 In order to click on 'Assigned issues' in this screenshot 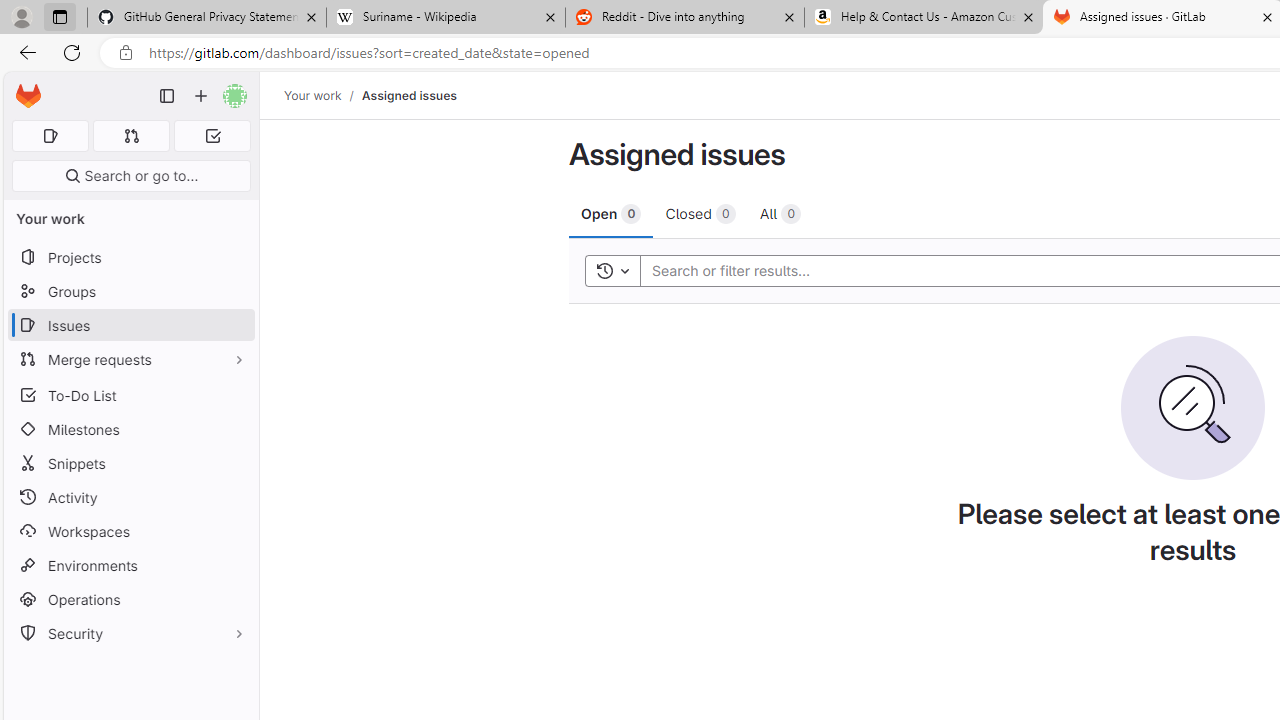, I will do `click(407, 95)`.